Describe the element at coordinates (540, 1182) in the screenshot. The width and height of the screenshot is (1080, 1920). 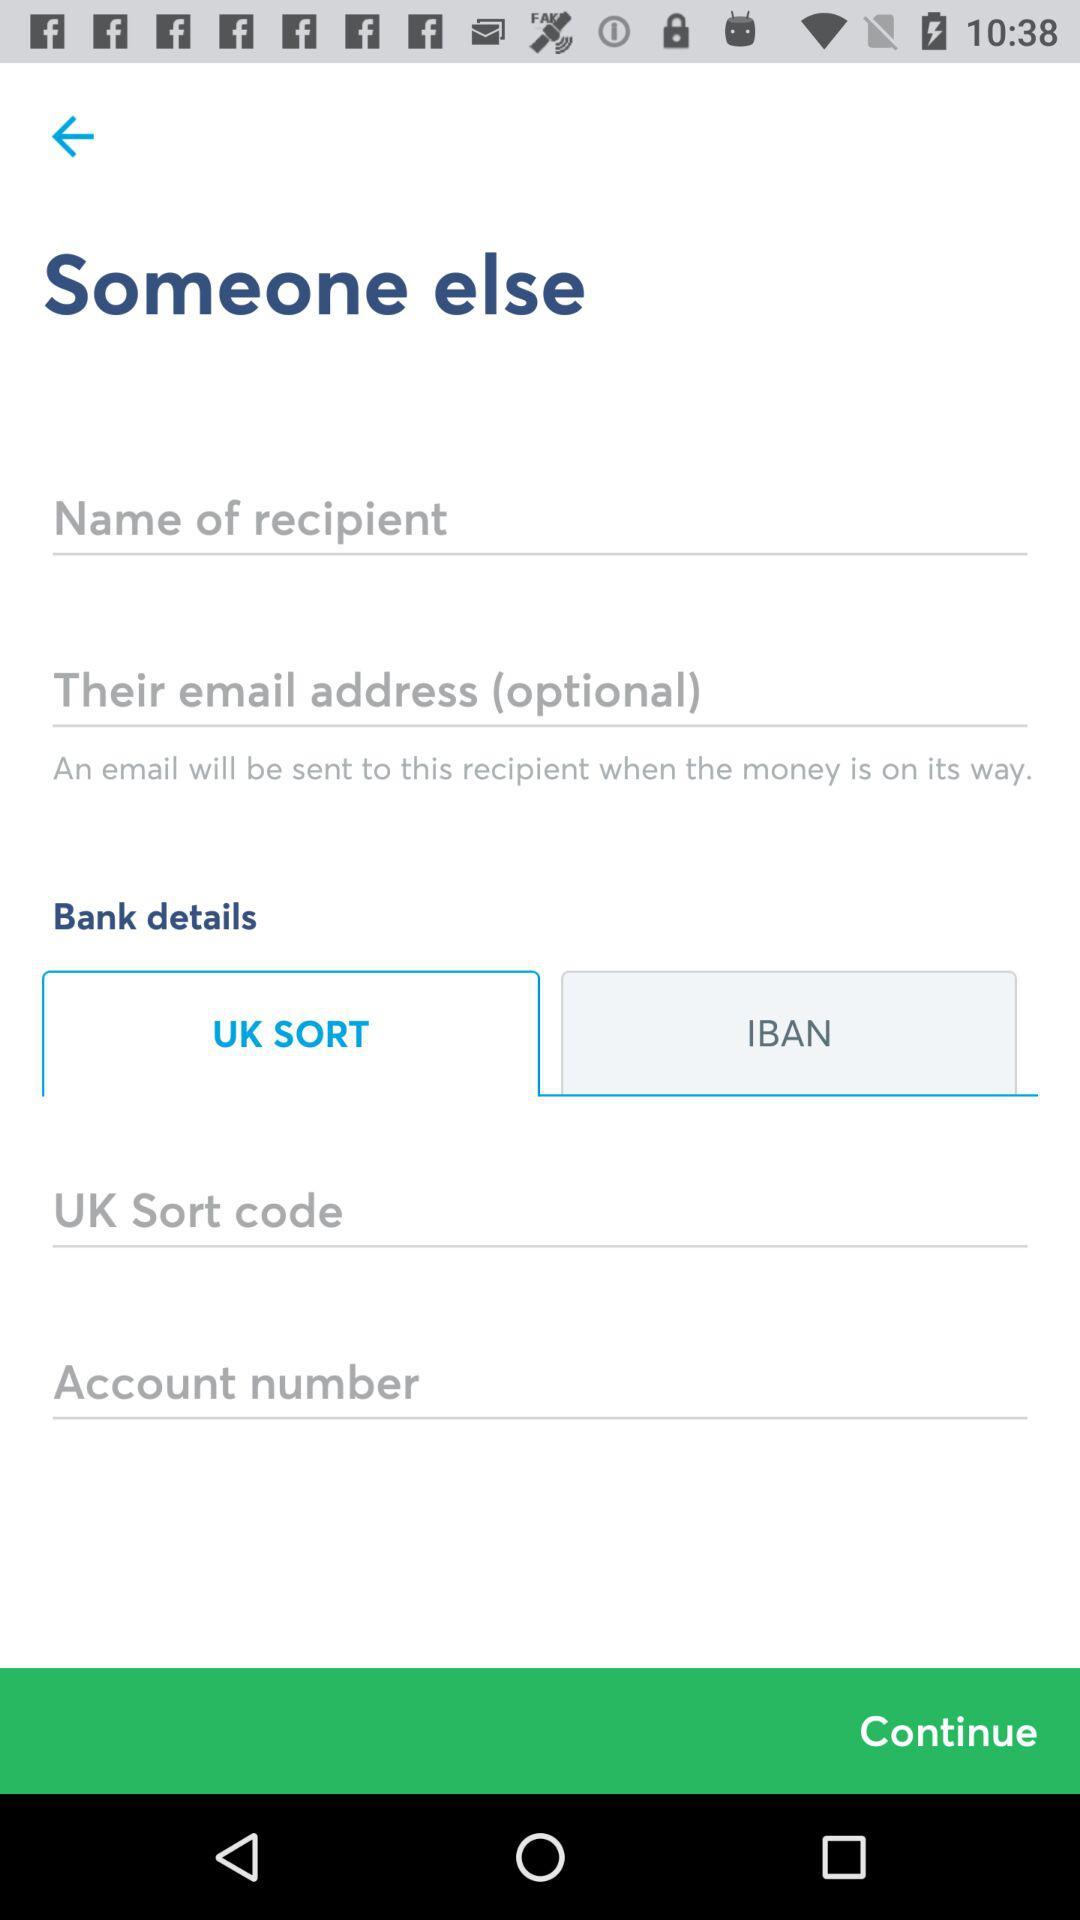
I see `the text which is immediately above account number` at that location.